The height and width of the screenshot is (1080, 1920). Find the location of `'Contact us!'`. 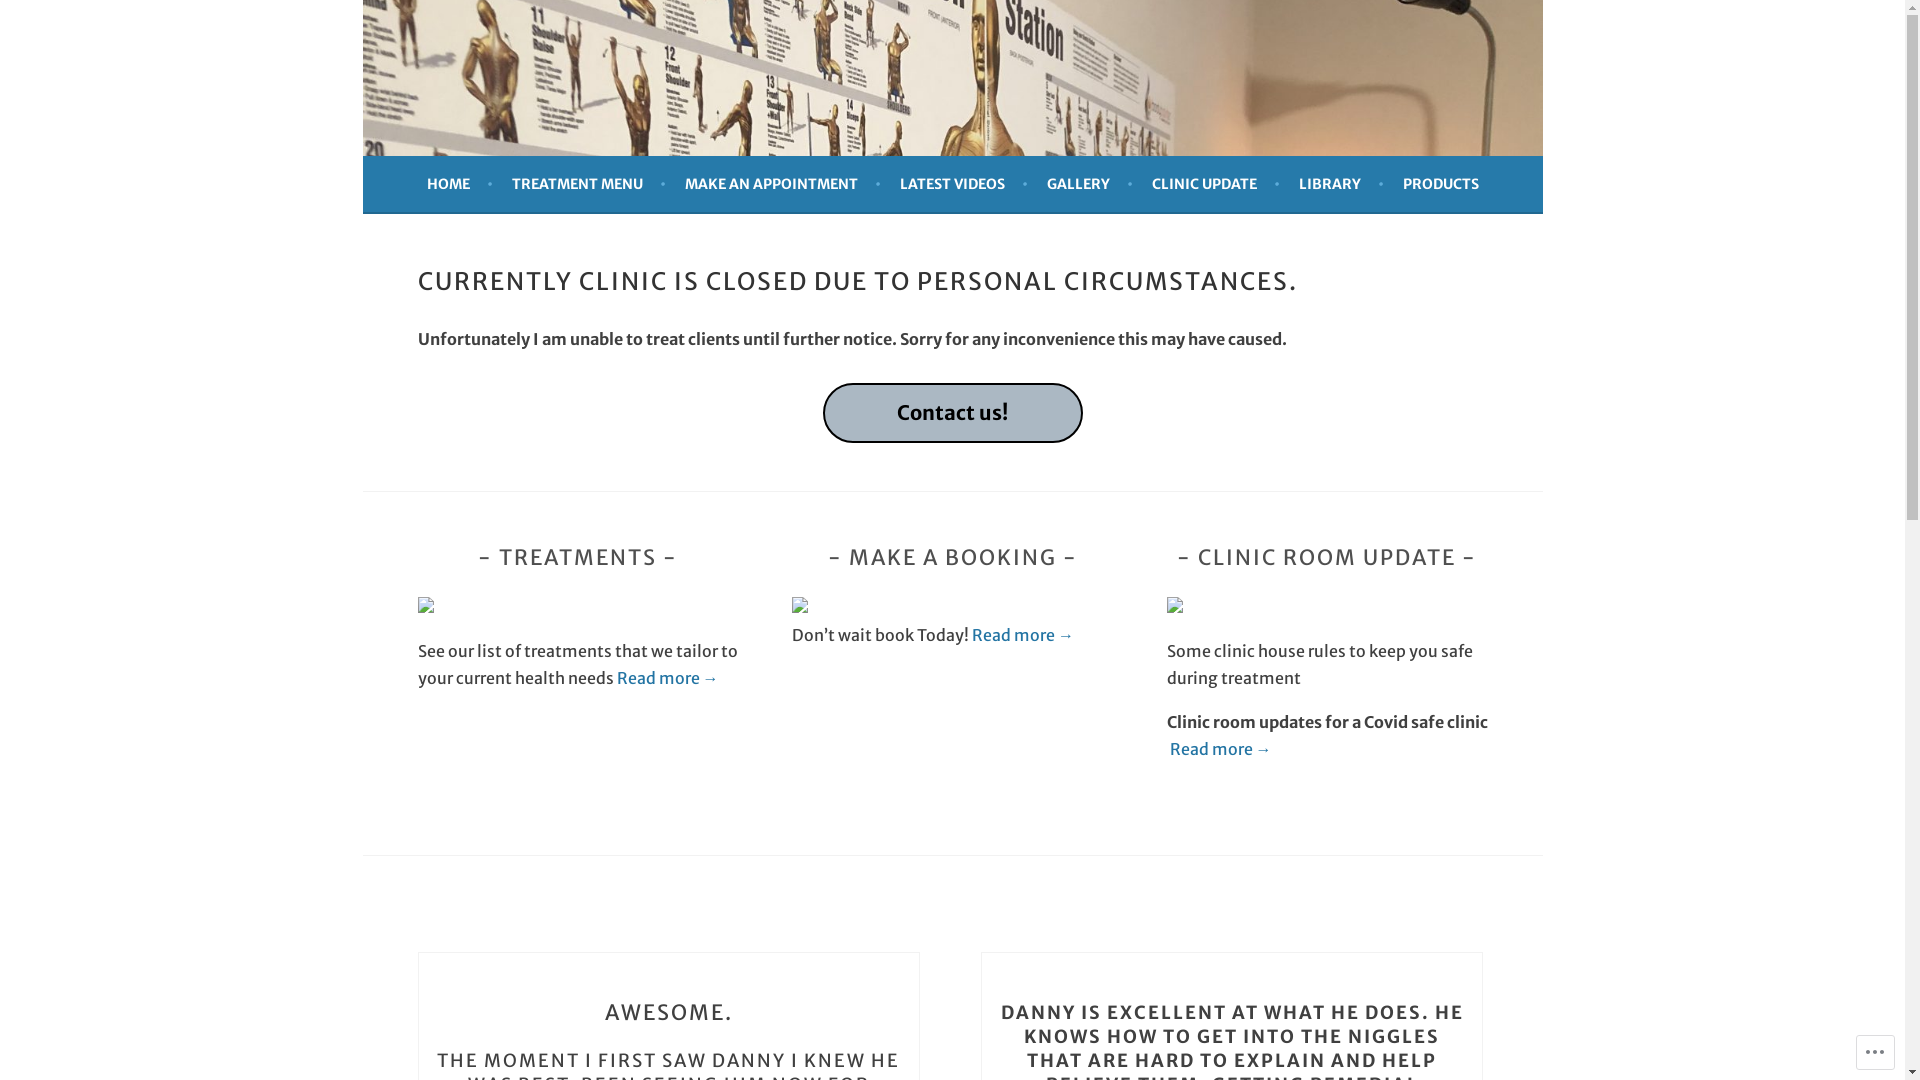

'Contact us!' is located at coordinates (950, 412).